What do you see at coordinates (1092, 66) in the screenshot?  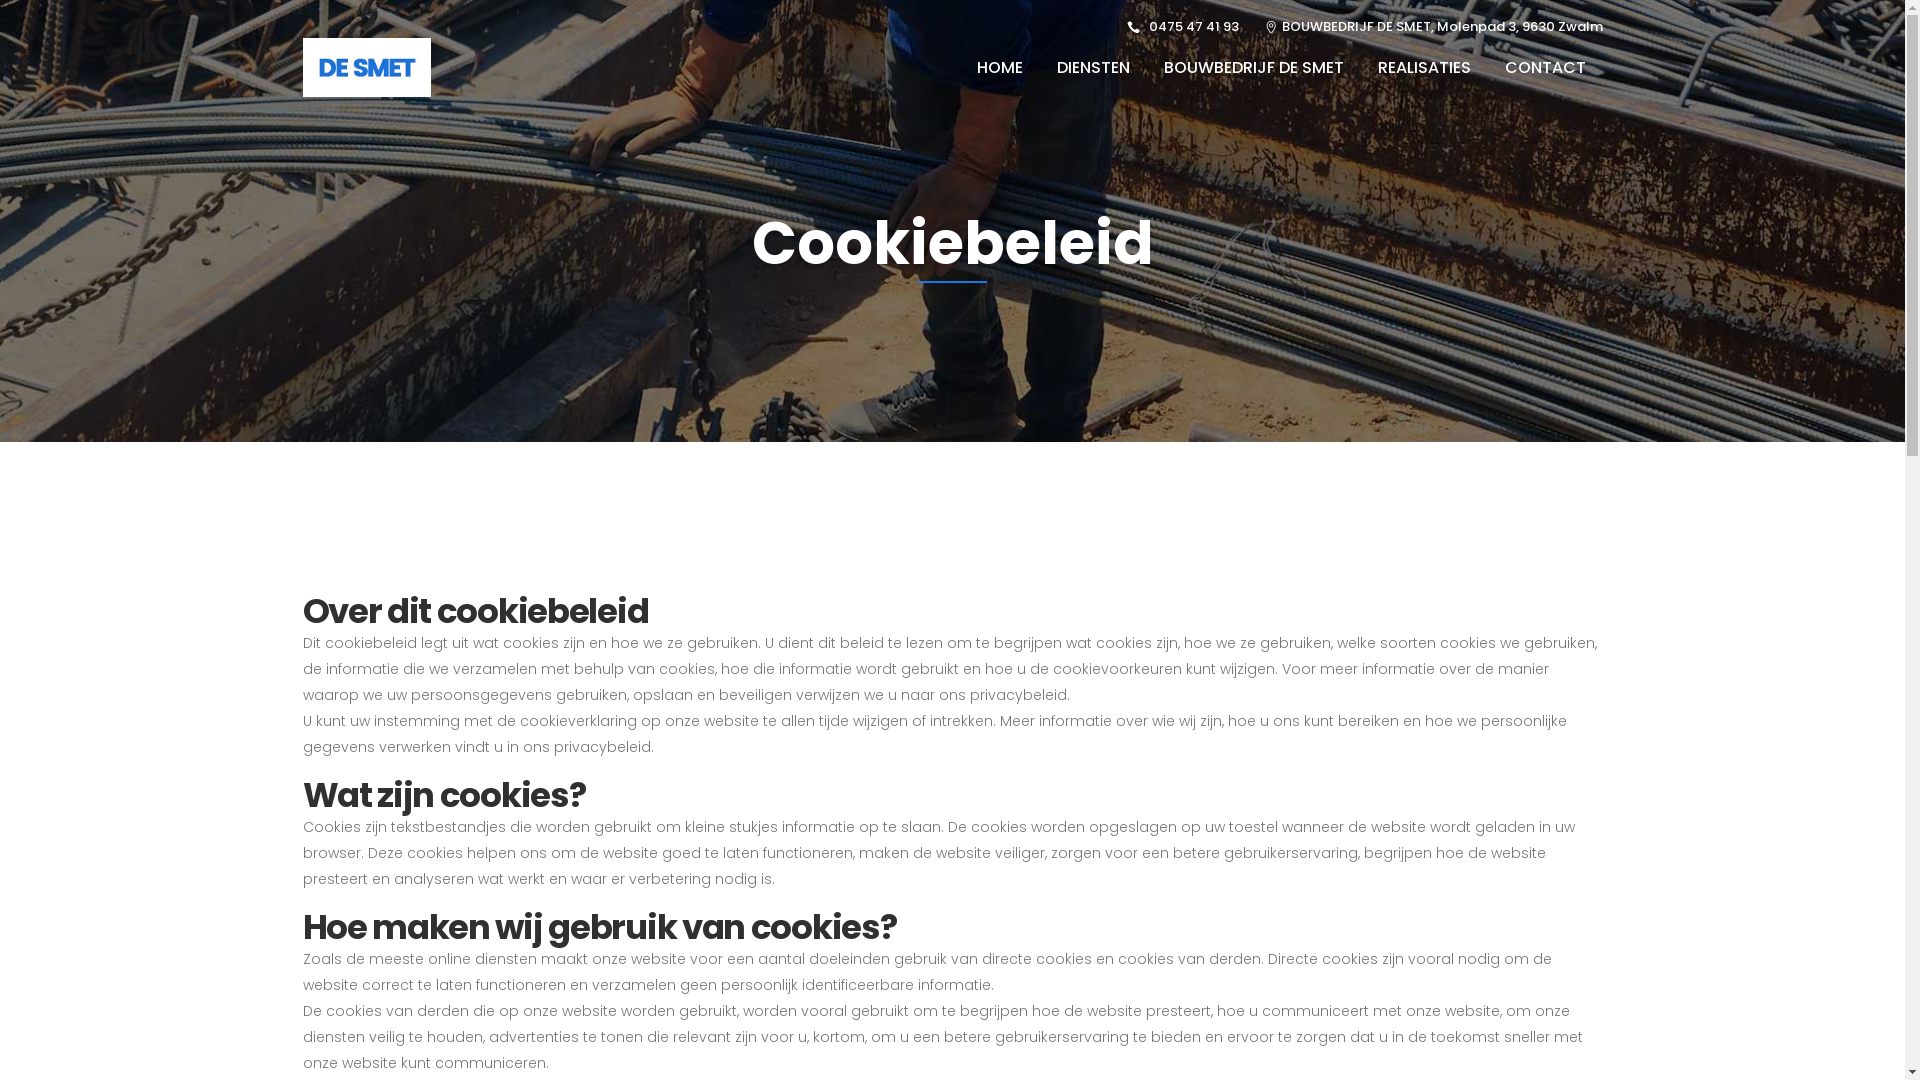 I see `'DIENSTEN'` at bounding box center [1092, 66].